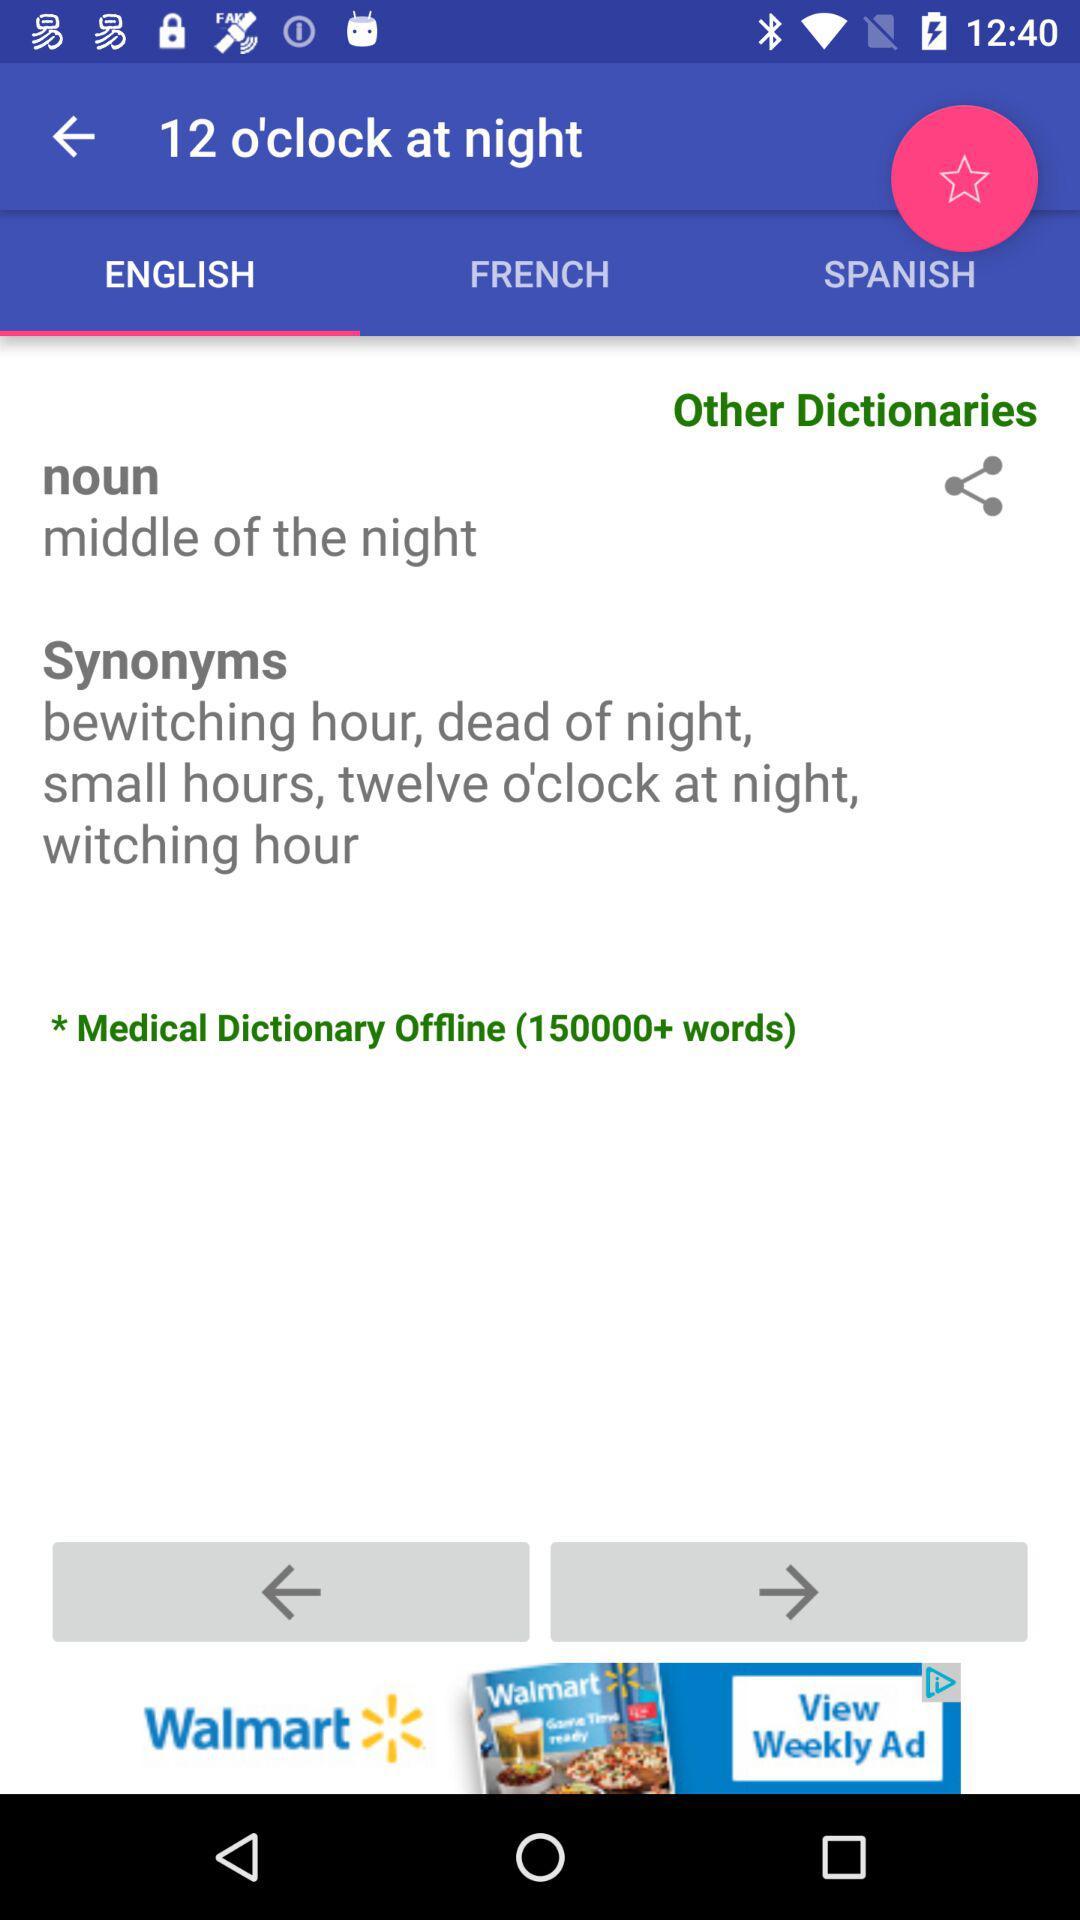 This screenshot has width=1080, height=1920. What do you see at coordinates (963, 178) in the screenshot?
I see `the star icon` at bounding box center [963, 178].